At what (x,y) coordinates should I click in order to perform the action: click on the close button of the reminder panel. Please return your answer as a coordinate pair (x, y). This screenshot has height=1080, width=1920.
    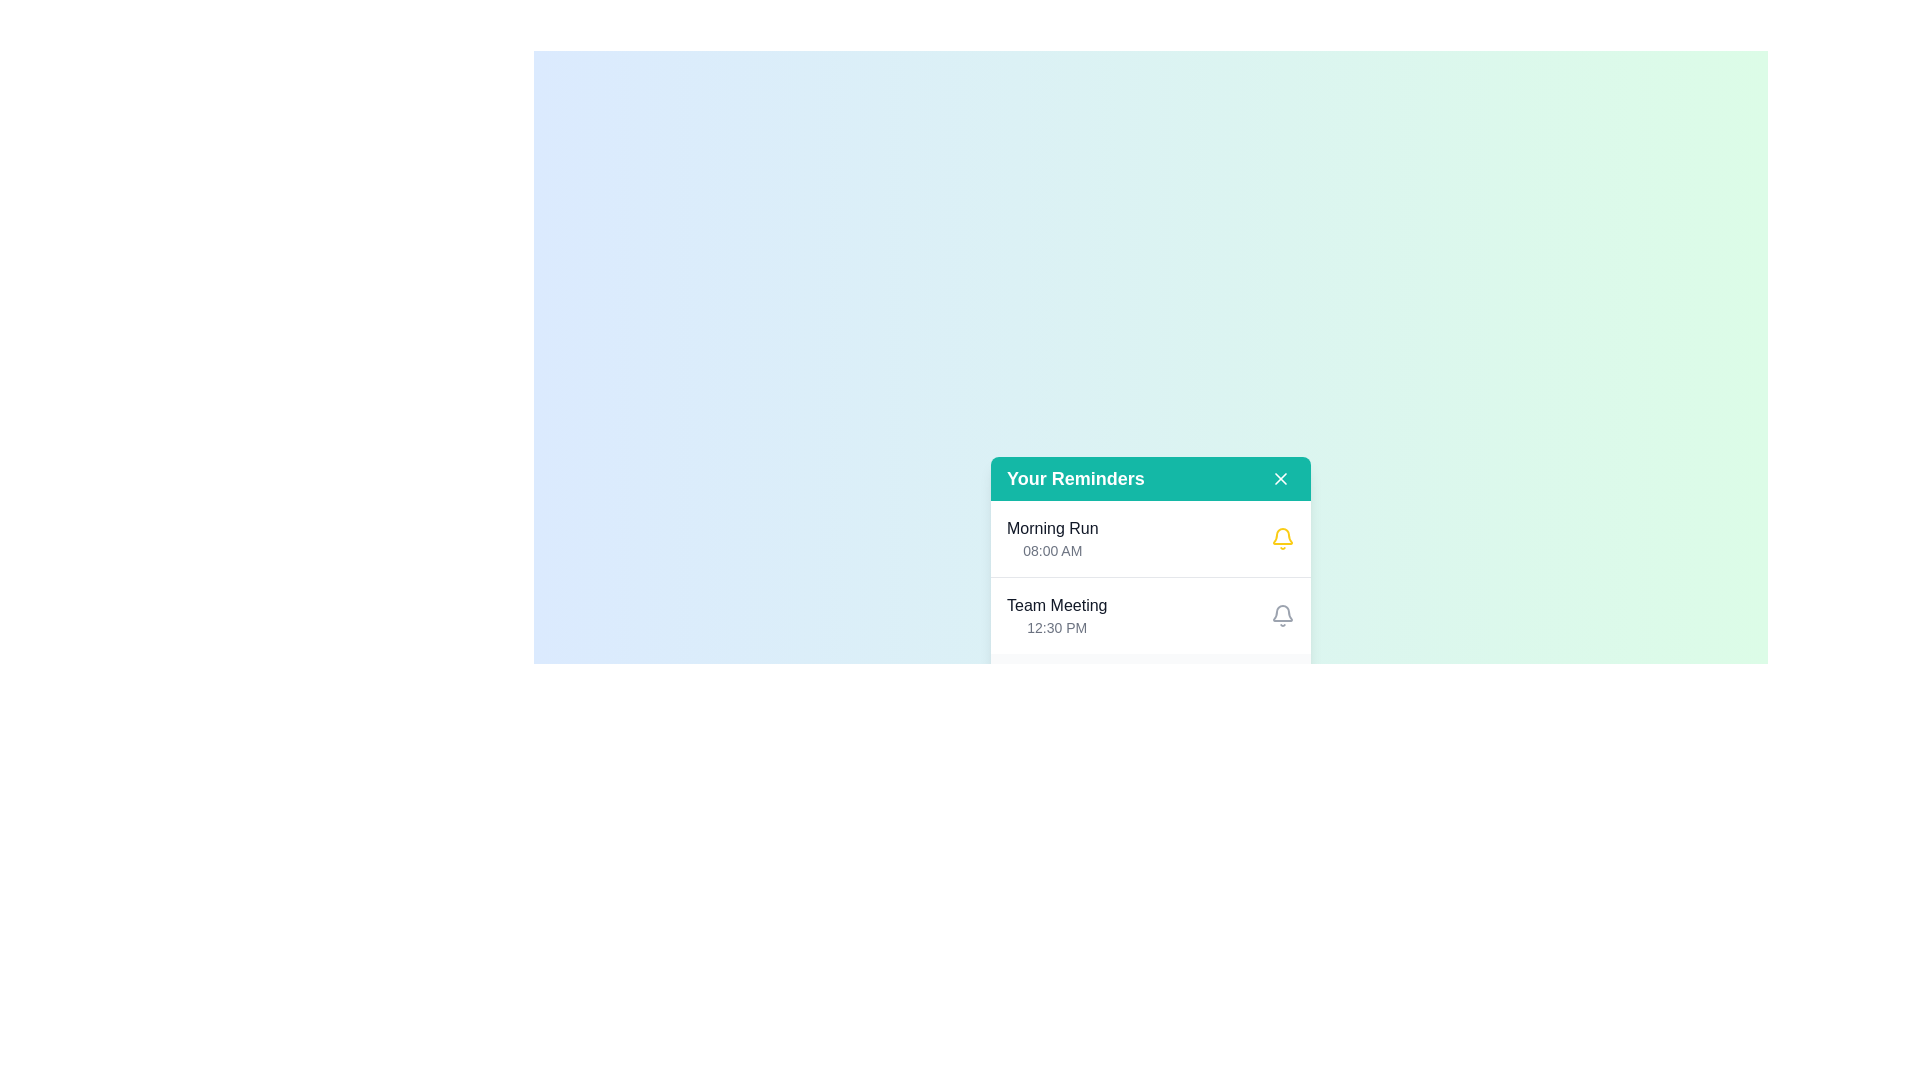
    Looking at the image, I should click on (1281, 478).